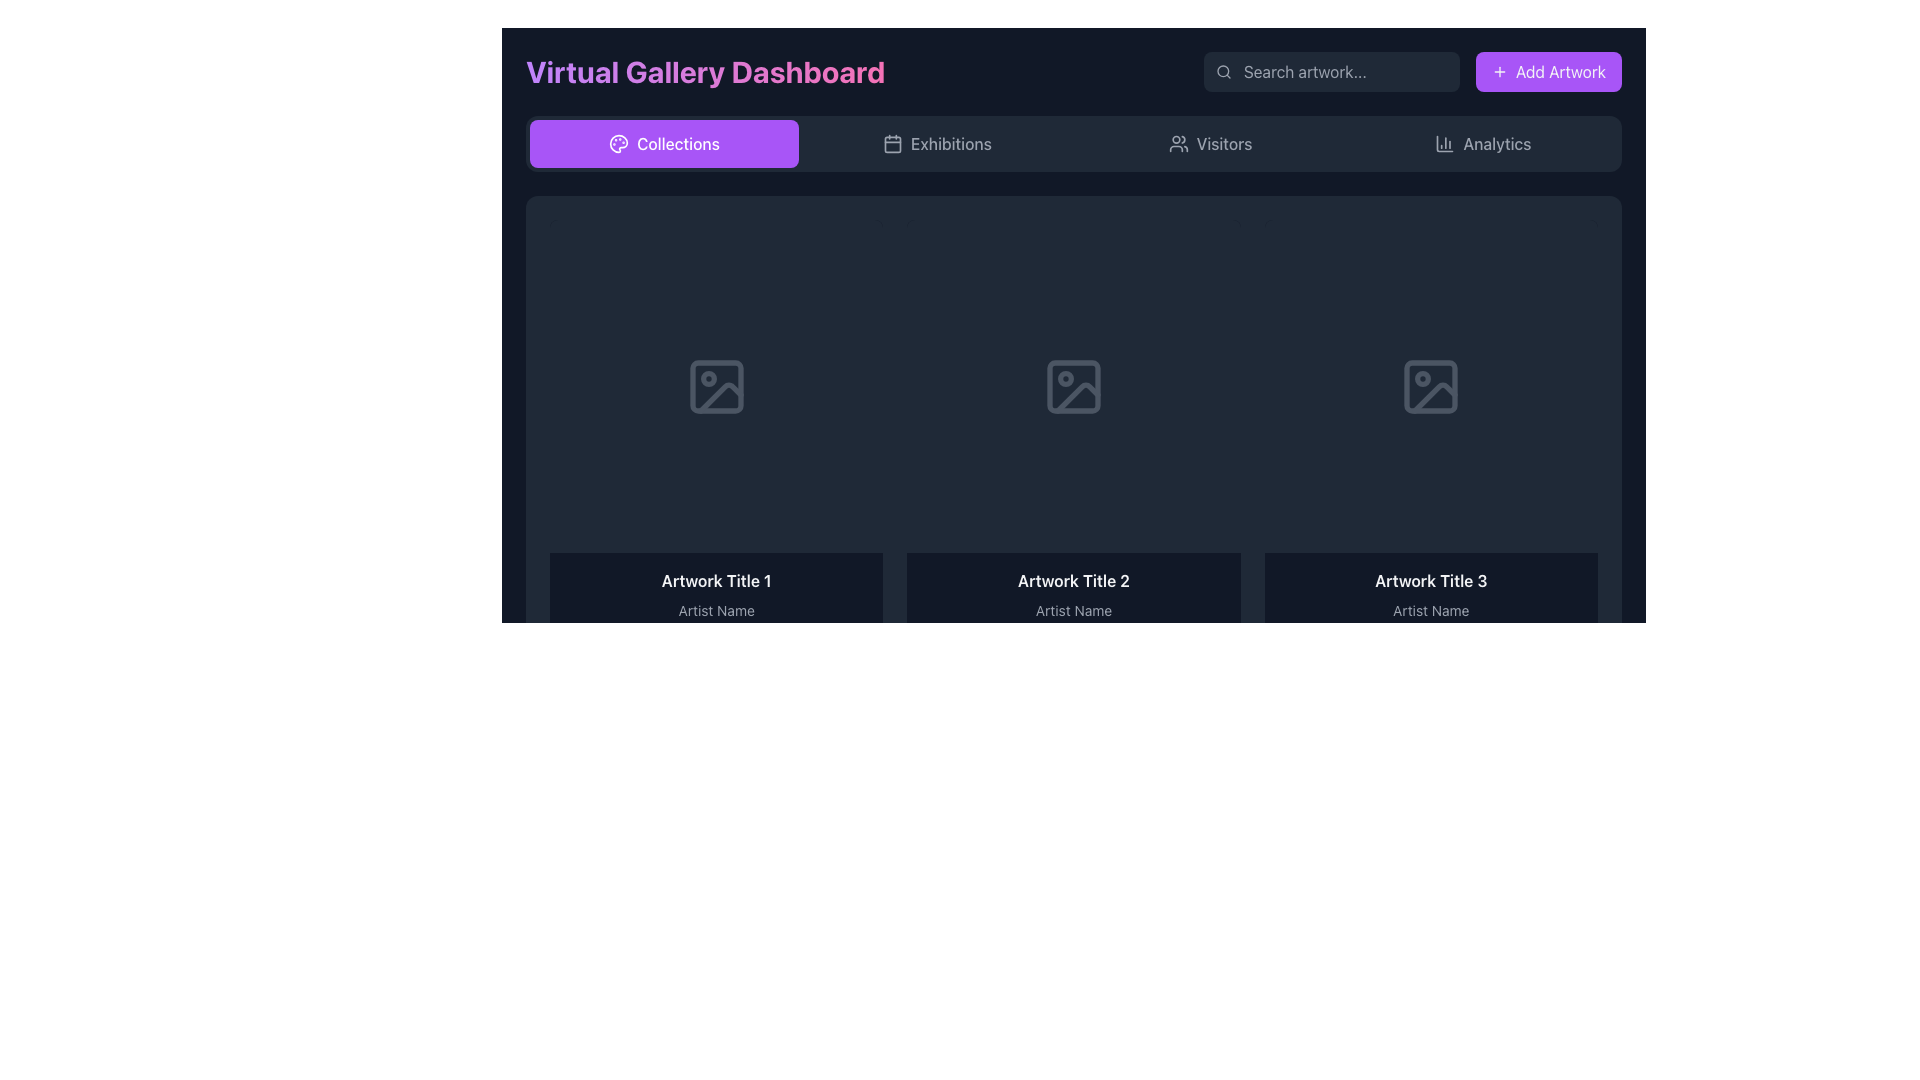 This screenshot has width=1920, height=1080. I want to click on the gray image icon with a circular detail in the top-left and a triangular shape in the bottom-right, located in the top-left of the grid layout, so click(716, 386).